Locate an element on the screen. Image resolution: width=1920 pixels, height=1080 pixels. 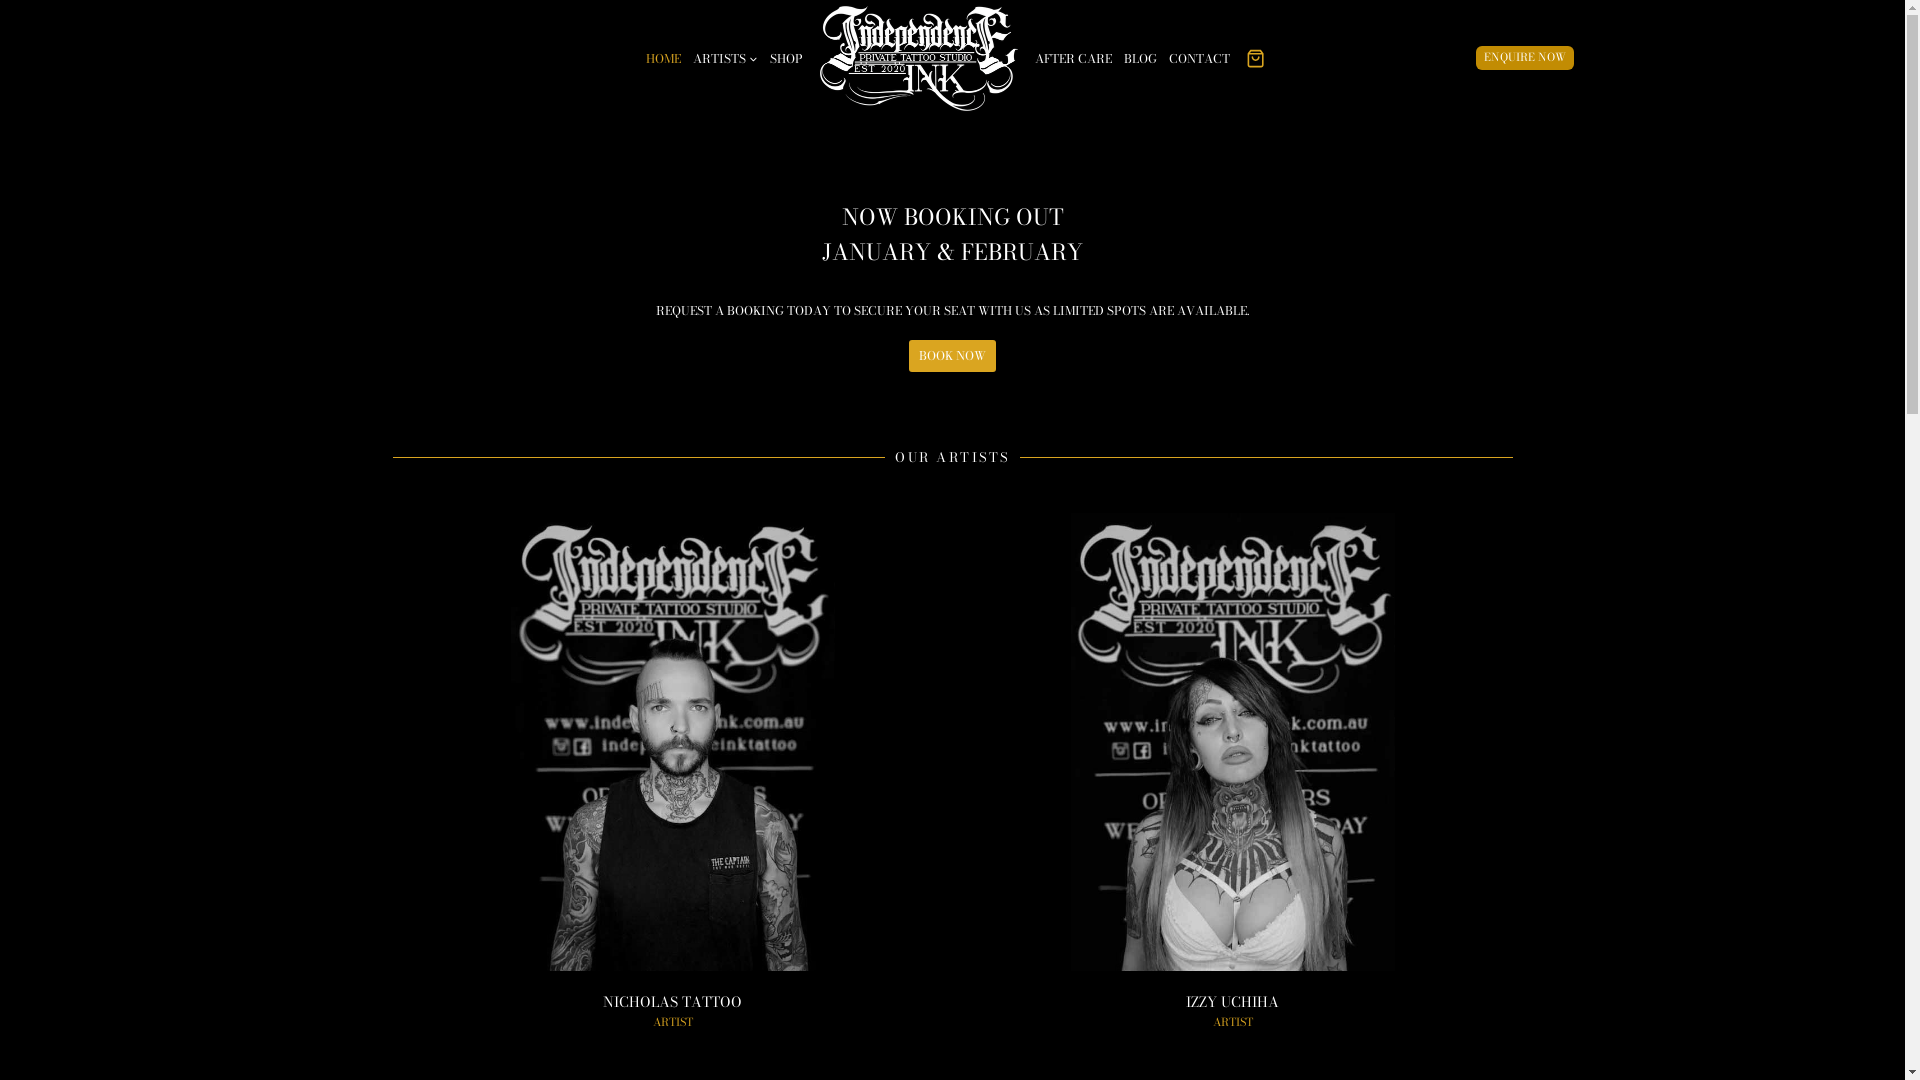
'BOOK NOW' is located at coordinates (951, 354).